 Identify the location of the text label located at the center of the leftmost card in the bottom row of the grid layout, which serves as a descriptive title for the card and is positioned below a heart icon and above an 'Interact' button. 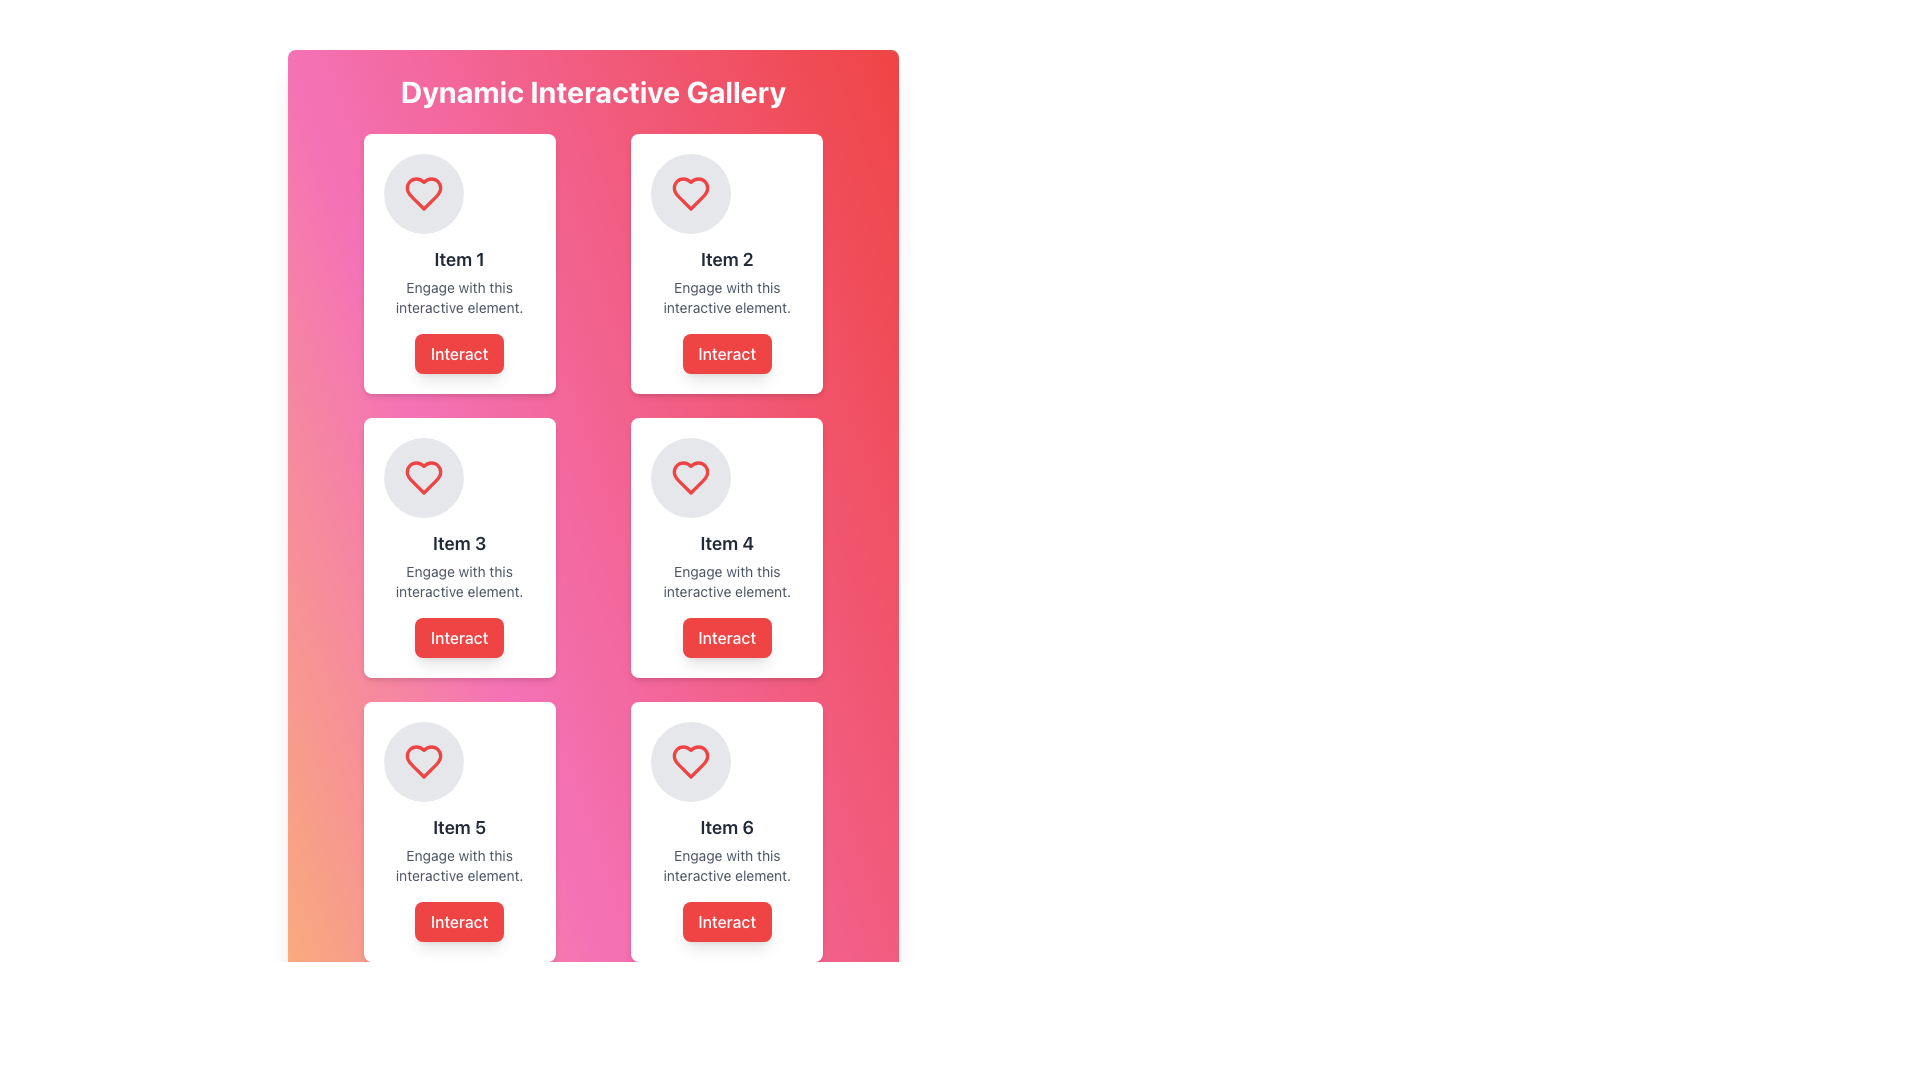
(458, 828).